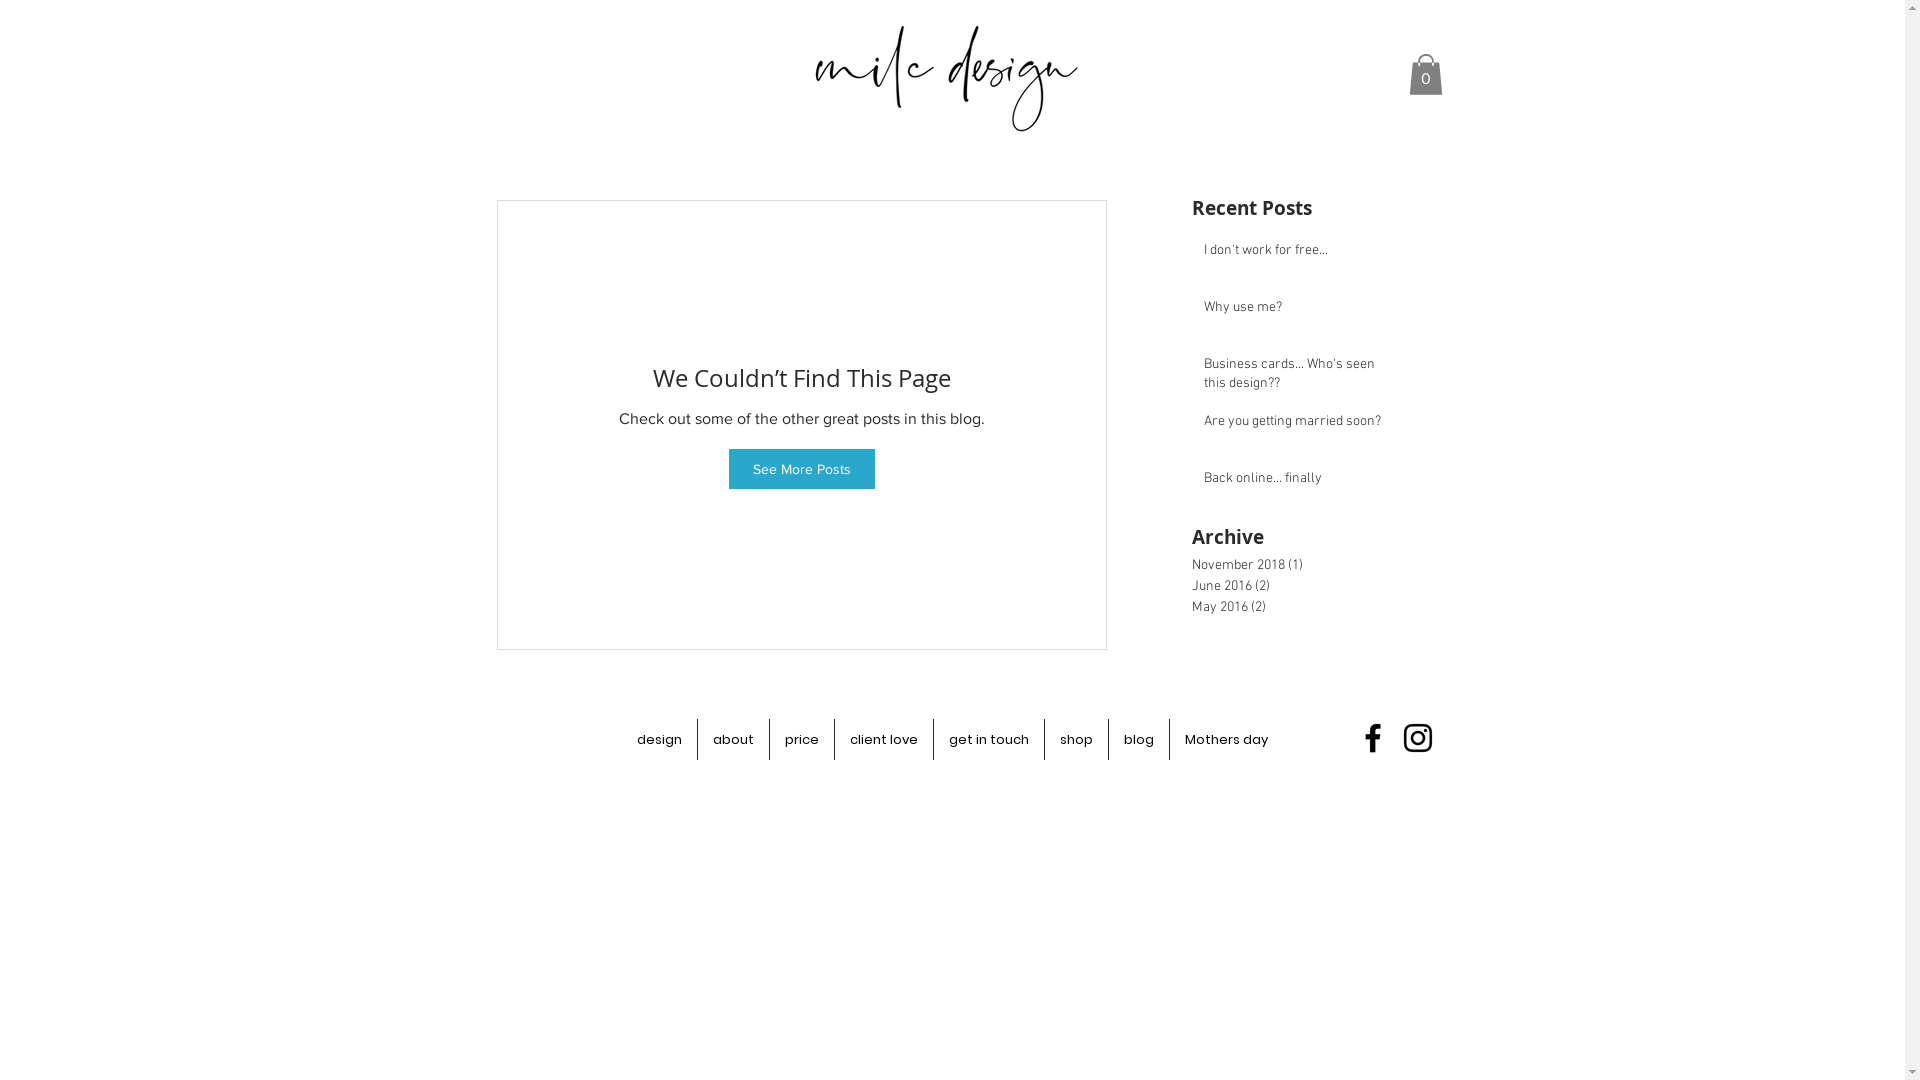 The image size is (1920, 1080). What do you see at coordinates (1138, 739) in the screenshot?
I see `'blog'` at bounding box center [1138, 739].